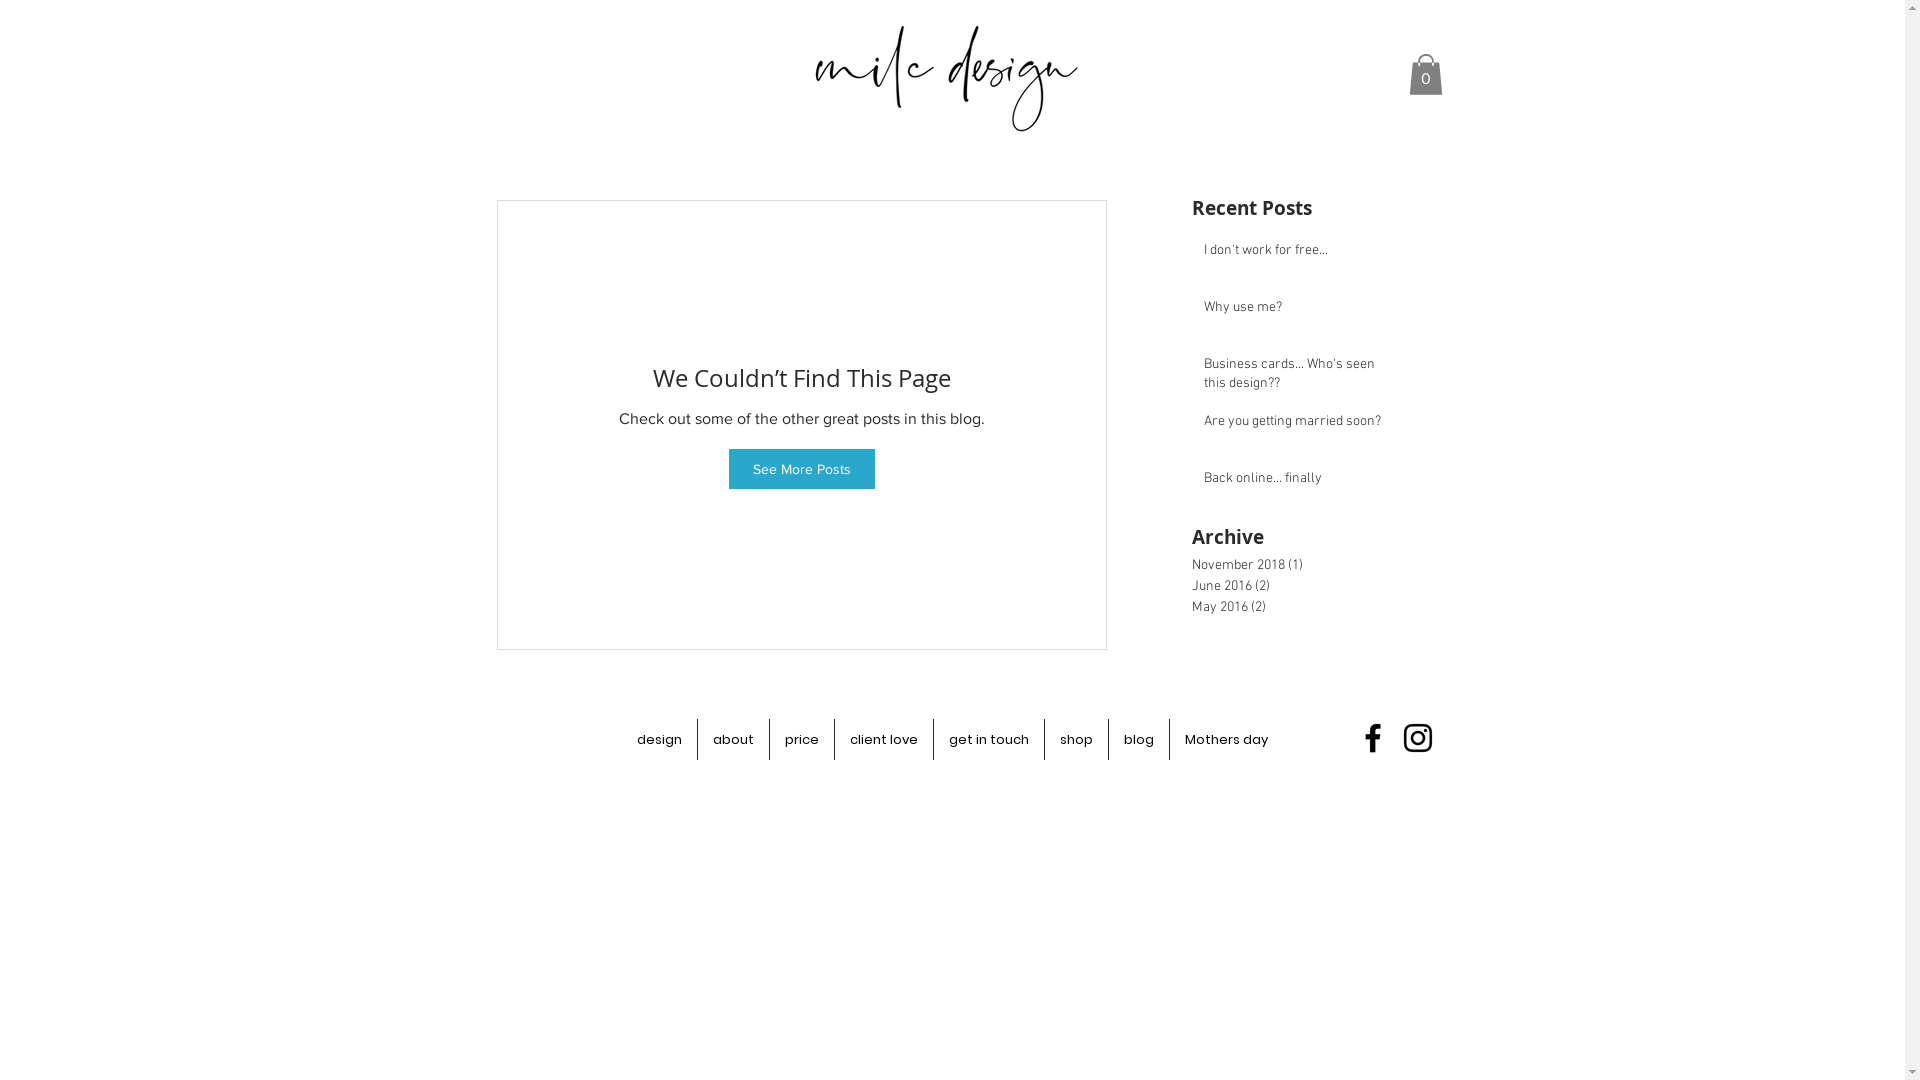 The image size is (1920, 1080). What do you see at coordinates (1138, 739) in the screenshot?
I see `'blog'` at bounding box center [1138, 739].